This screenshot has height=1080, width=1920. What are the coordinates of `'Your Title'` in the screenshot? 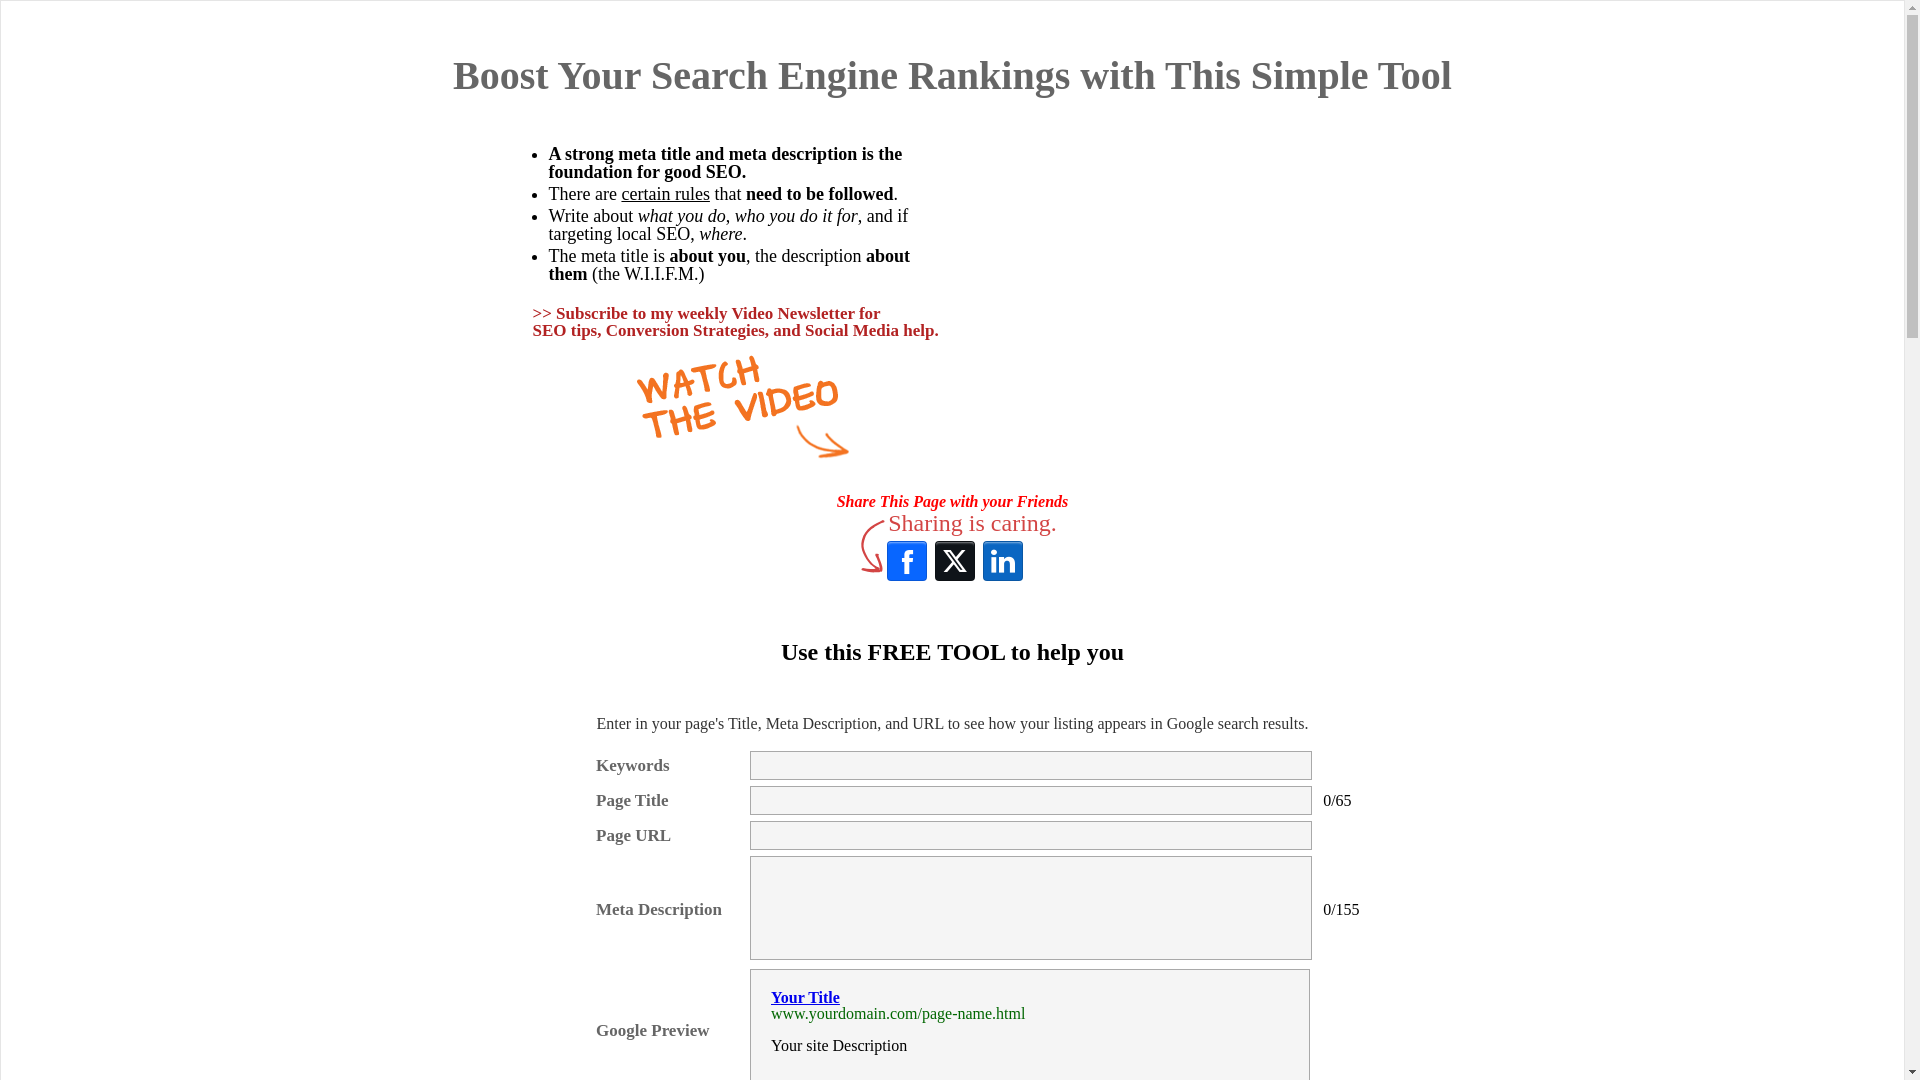 It's located at (770, 997).